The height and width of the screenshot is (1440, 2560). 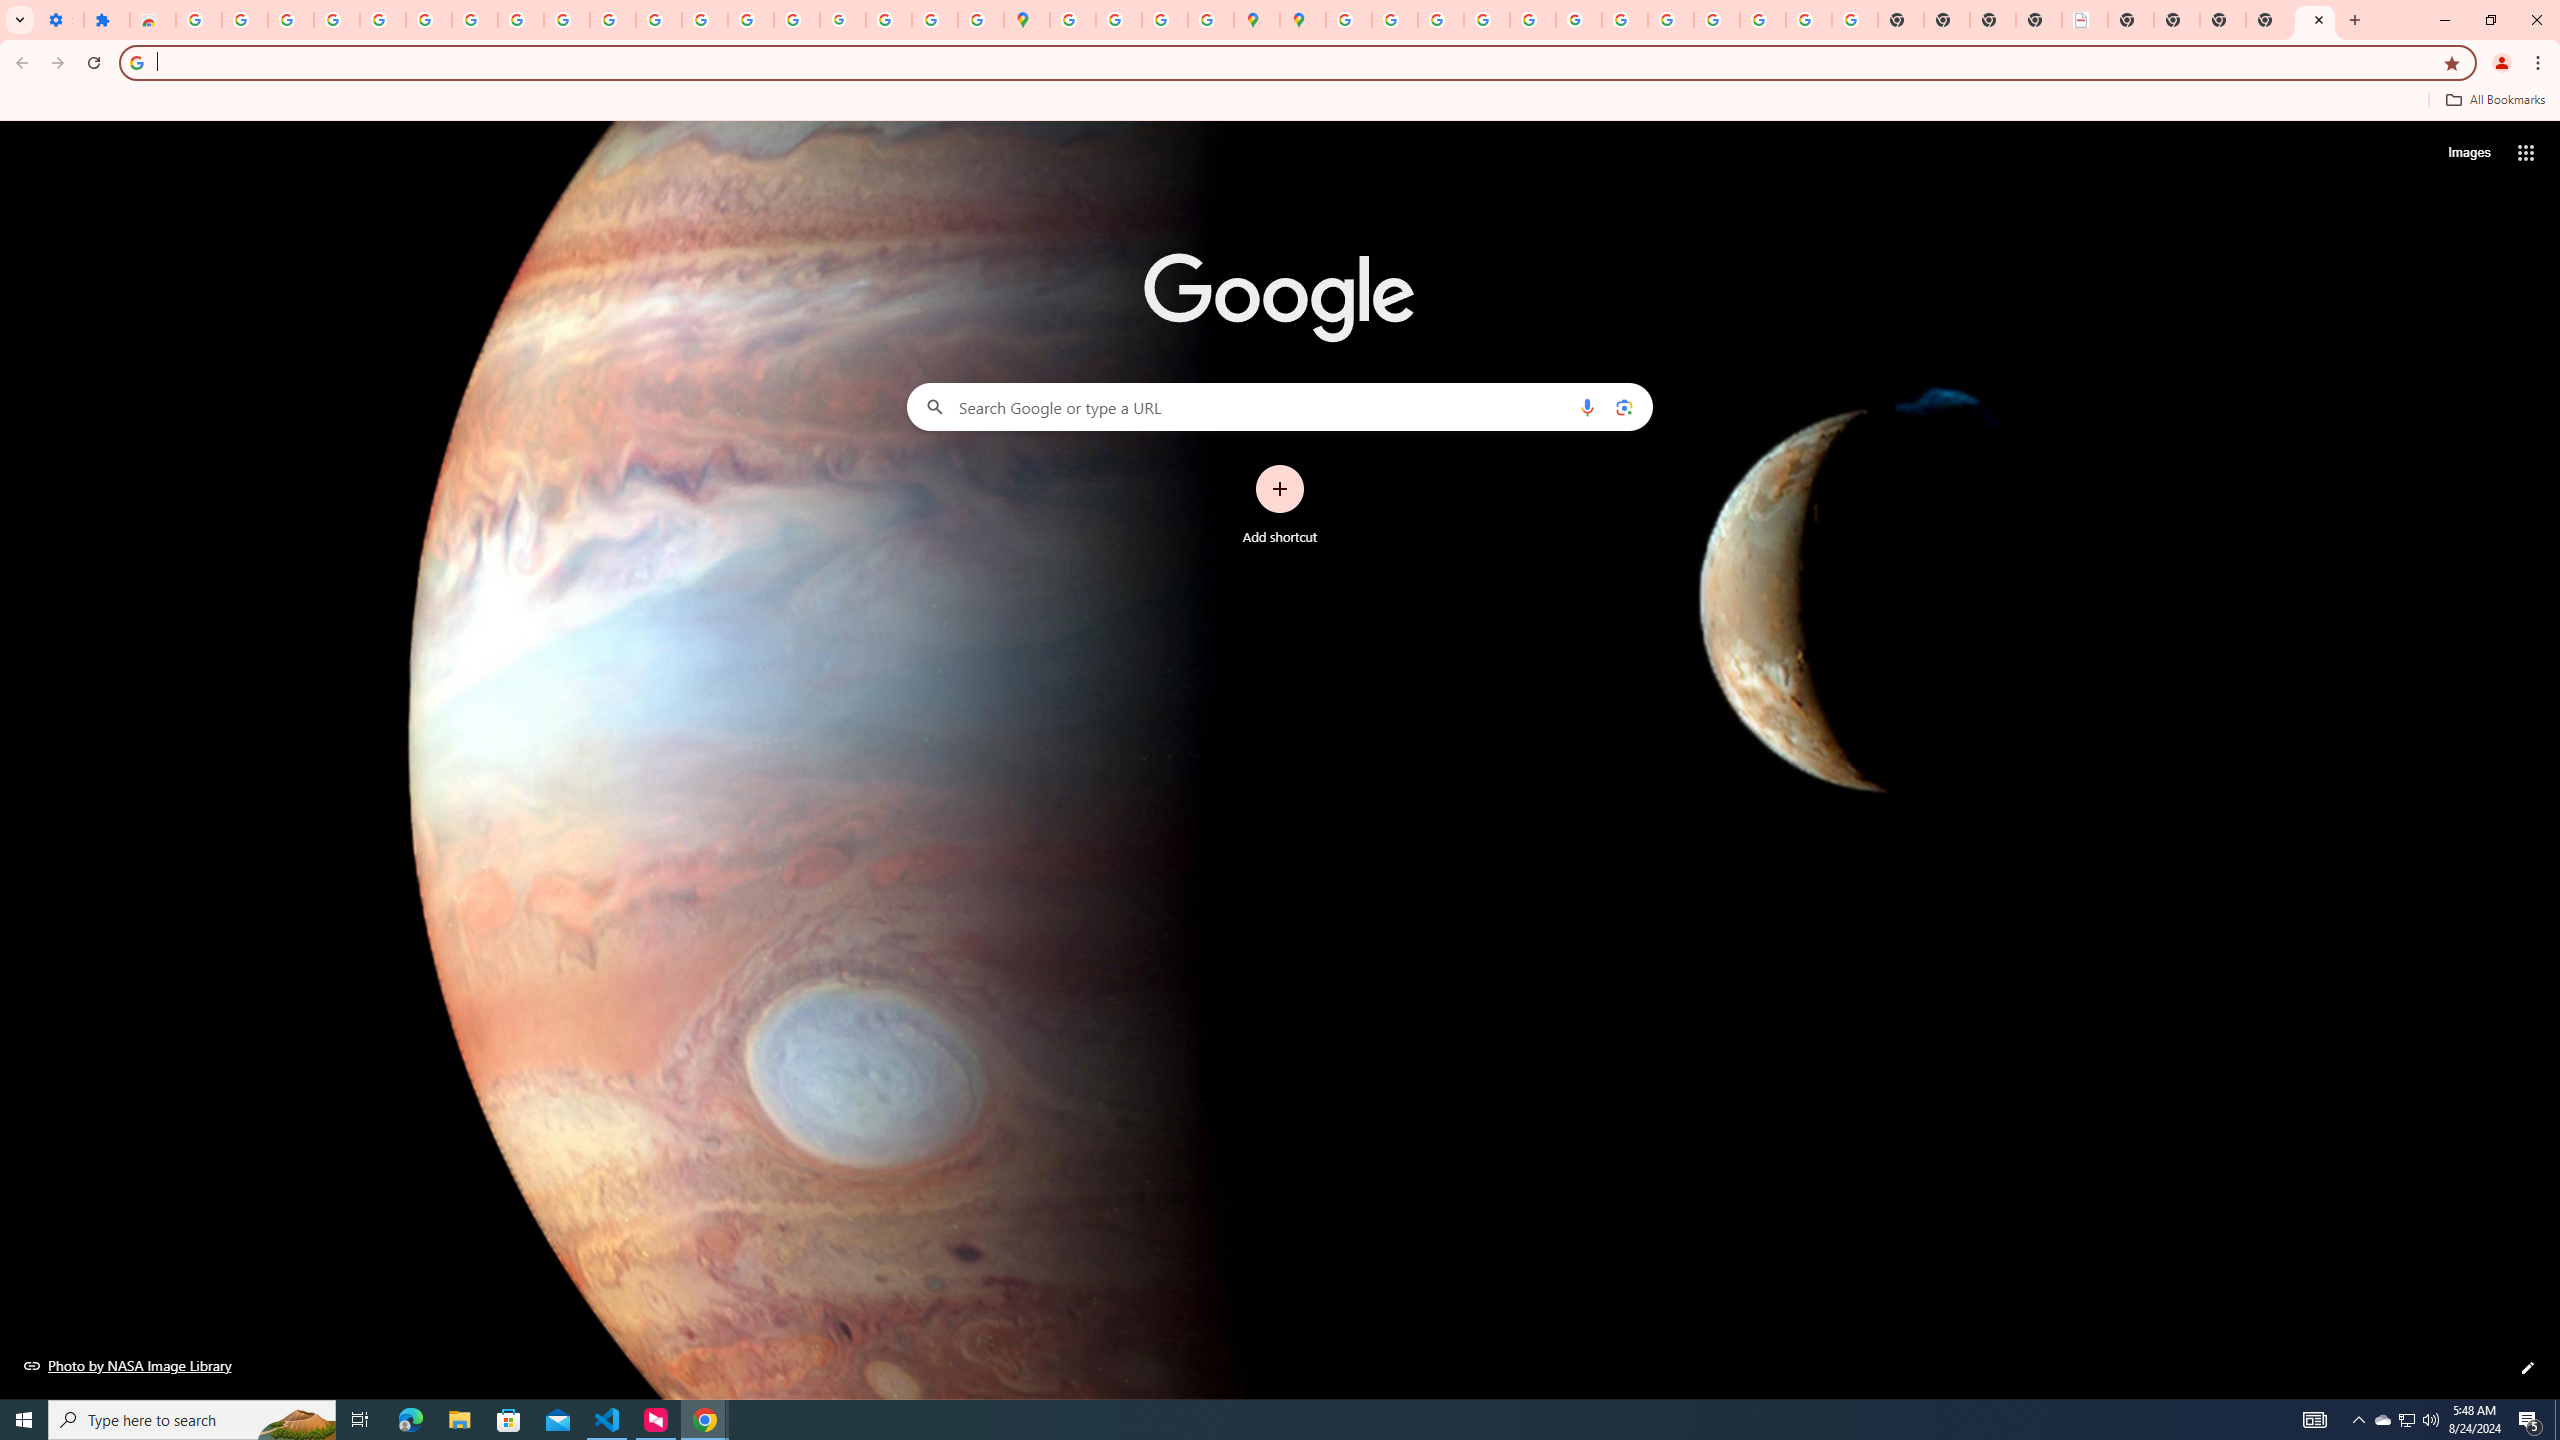 I want to click on 'Search Google or type a URL', so click(x=1280, y=405).